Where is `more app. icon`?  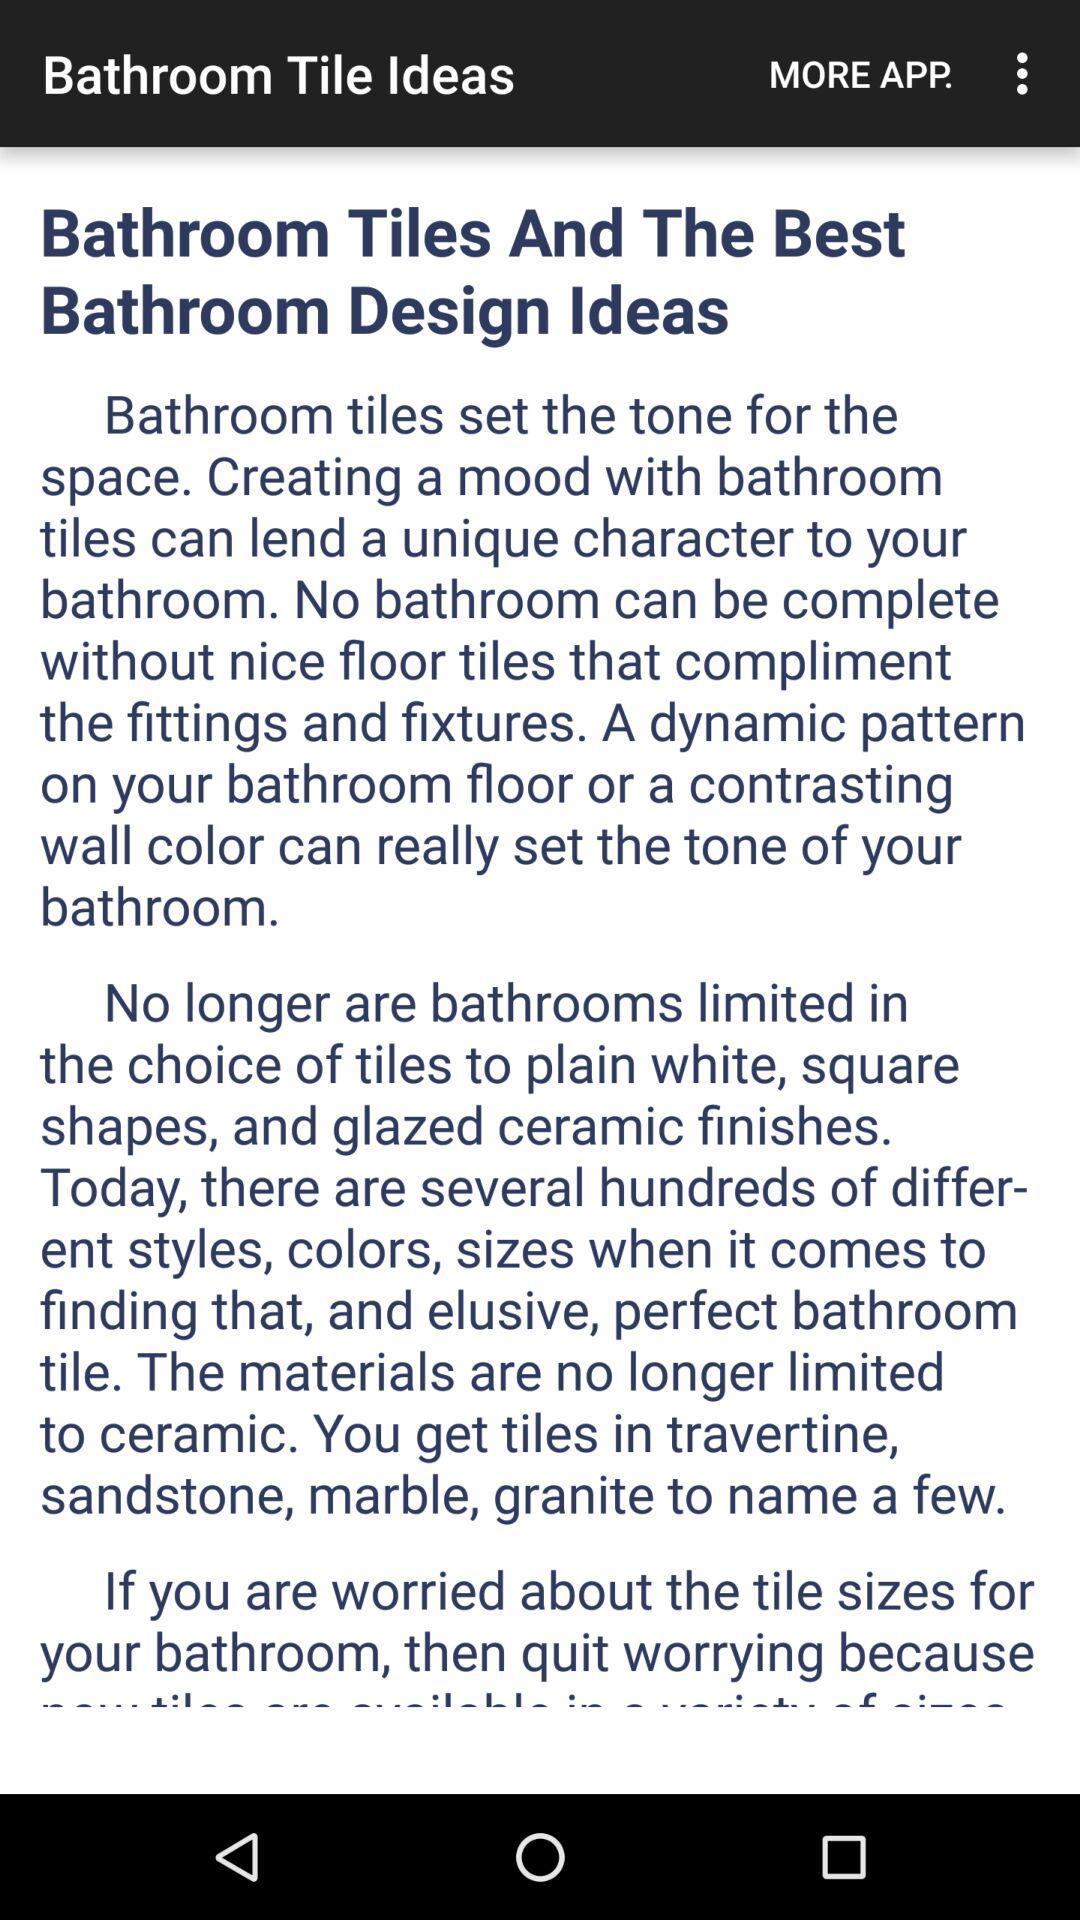
more app. icon is located at coordinates (860, 73).